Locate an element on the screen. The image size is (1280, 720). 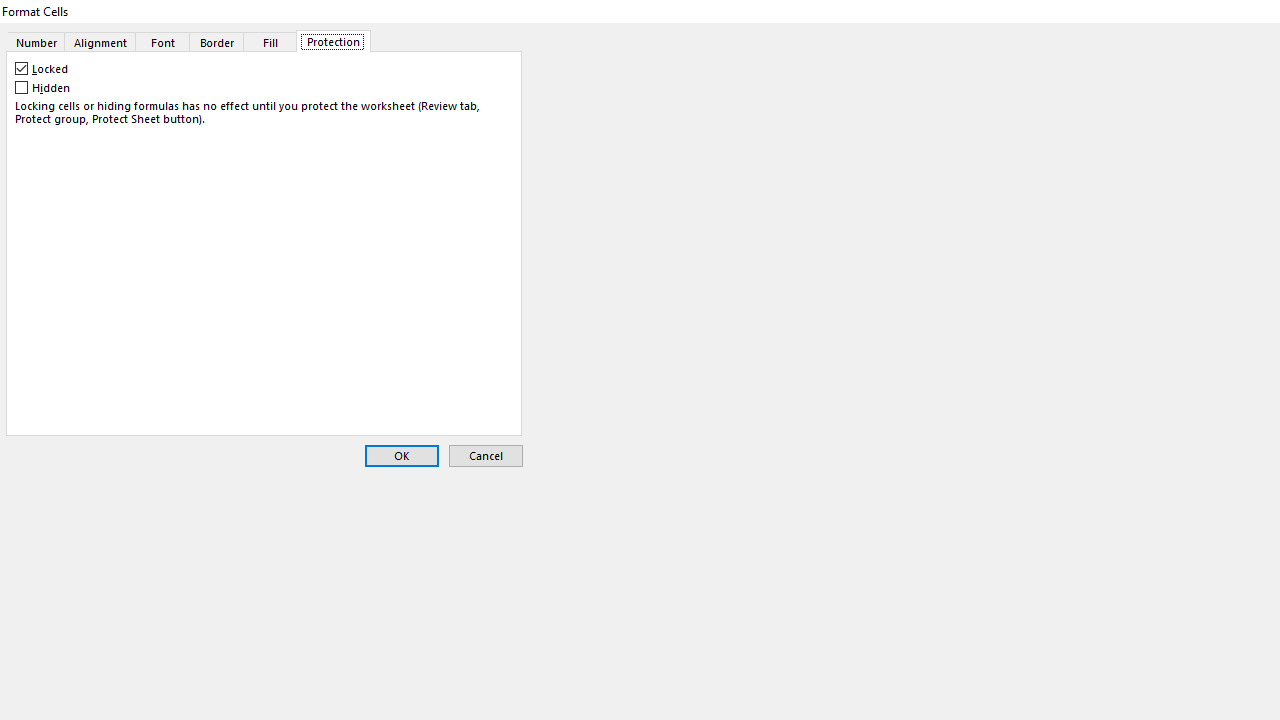
'Alignment' is located at coordinates (99, 41).